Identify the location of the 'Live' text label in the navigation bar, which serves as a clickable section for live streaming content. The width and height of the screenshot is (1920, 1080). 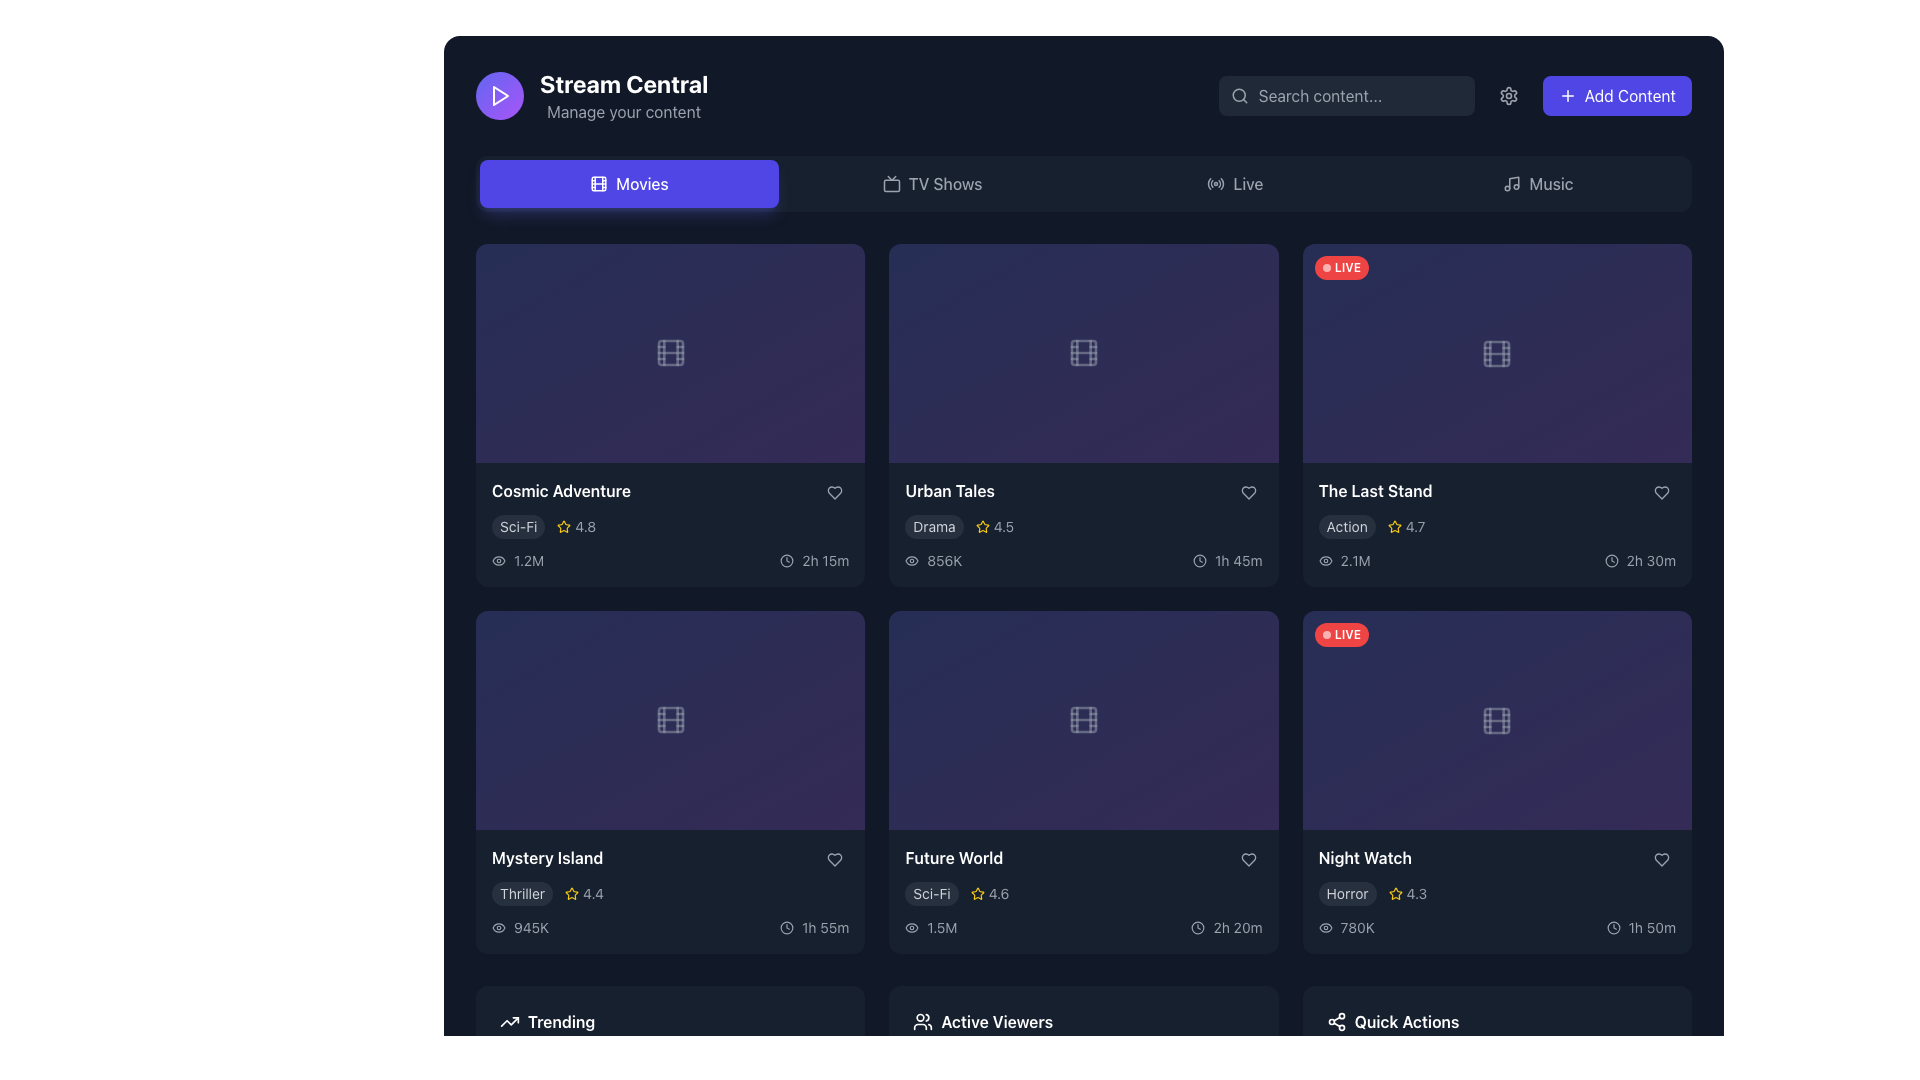
(1247, 184).